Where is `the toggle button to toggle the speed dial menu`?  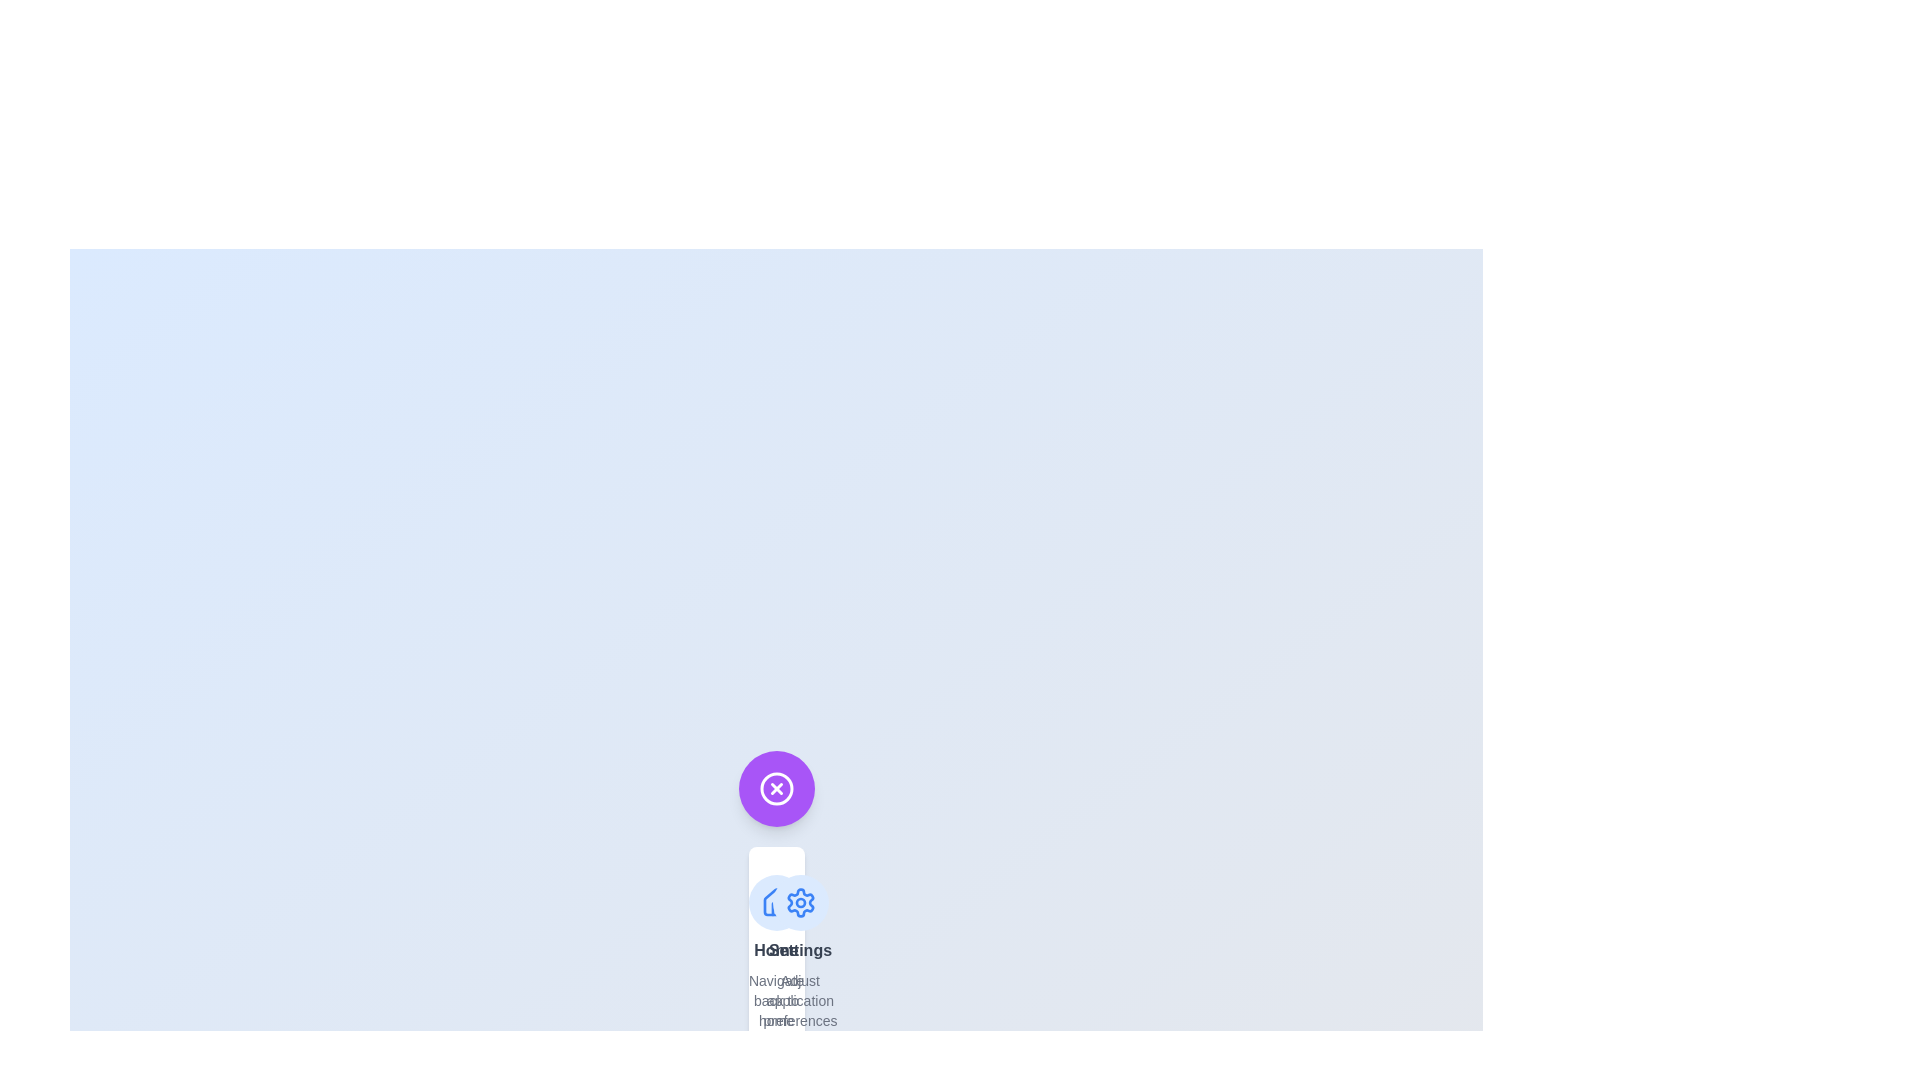 the toggle button to toggle the speed dial menu is located at coordinates (775, 788).